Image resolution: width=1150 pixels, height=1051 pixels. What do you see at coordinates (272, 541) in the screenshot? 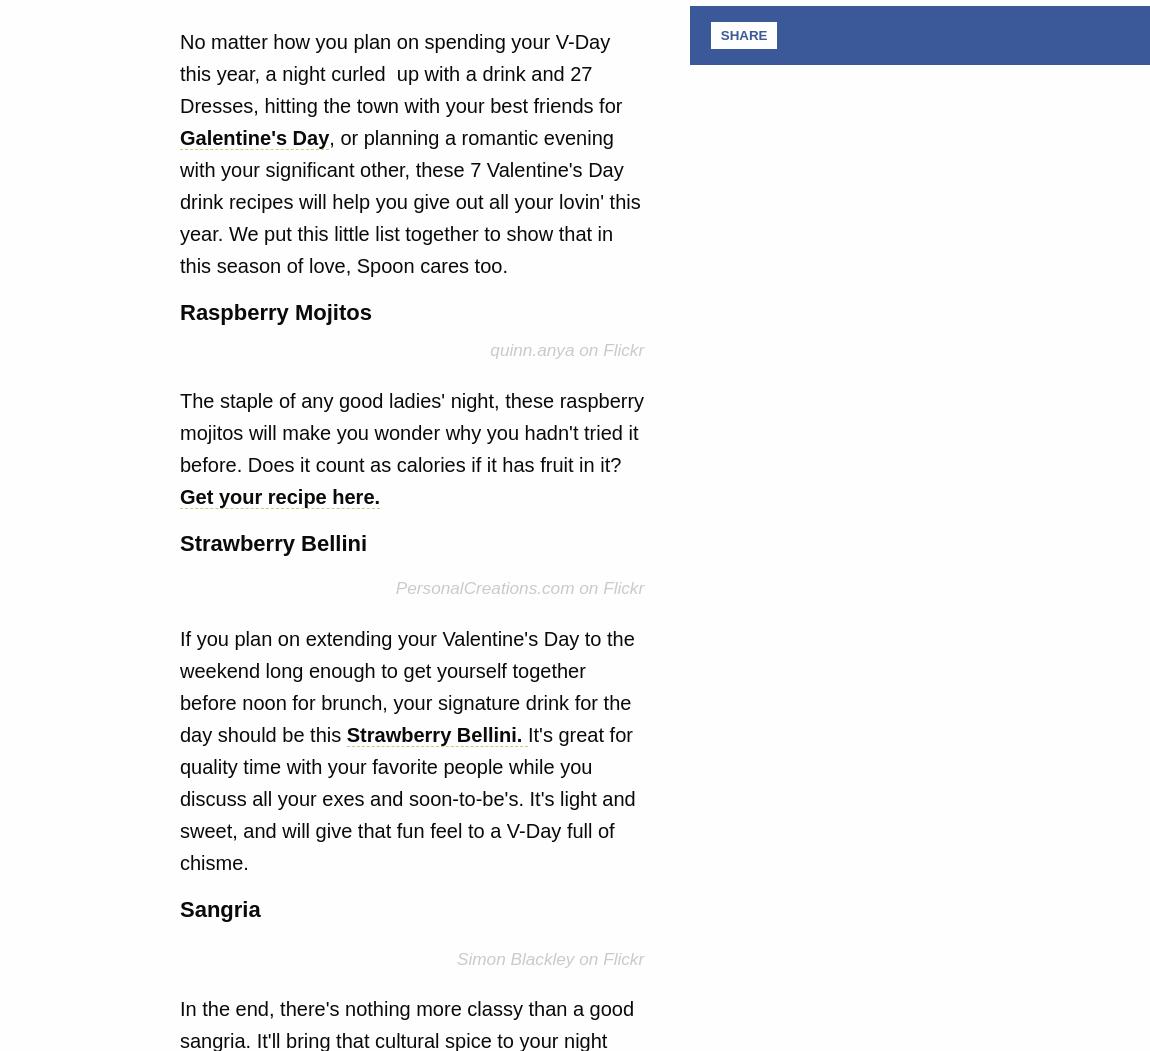
I see `'Strawberry Bellini'` at bounding box center [272, 541].